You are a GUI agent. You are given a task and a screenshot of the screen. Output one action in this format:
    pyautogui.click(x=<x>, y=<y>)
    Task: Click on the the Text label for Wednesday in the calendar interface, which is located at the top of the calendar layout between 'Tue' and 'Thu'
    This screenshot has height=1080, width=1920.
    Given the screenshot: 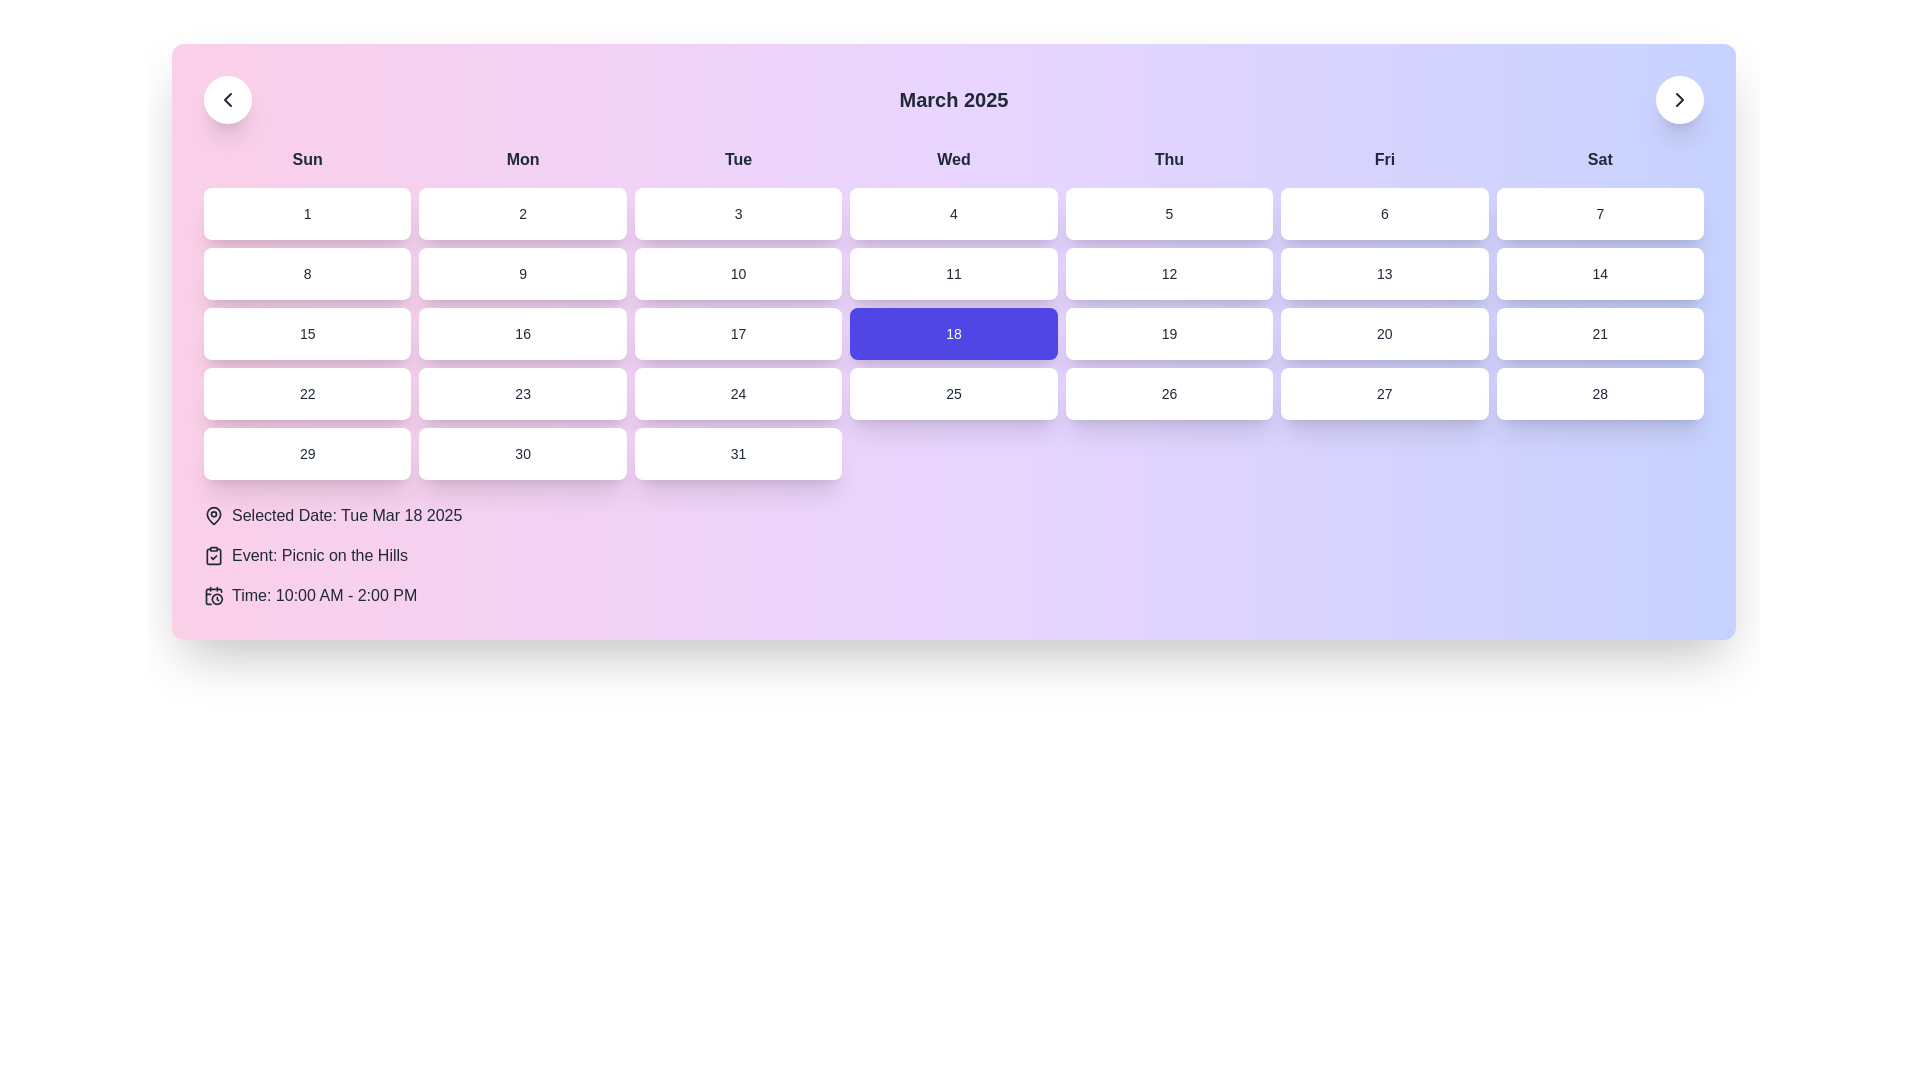 What is the action you would take?
    pyautogui.click(x=953, y=158)
    